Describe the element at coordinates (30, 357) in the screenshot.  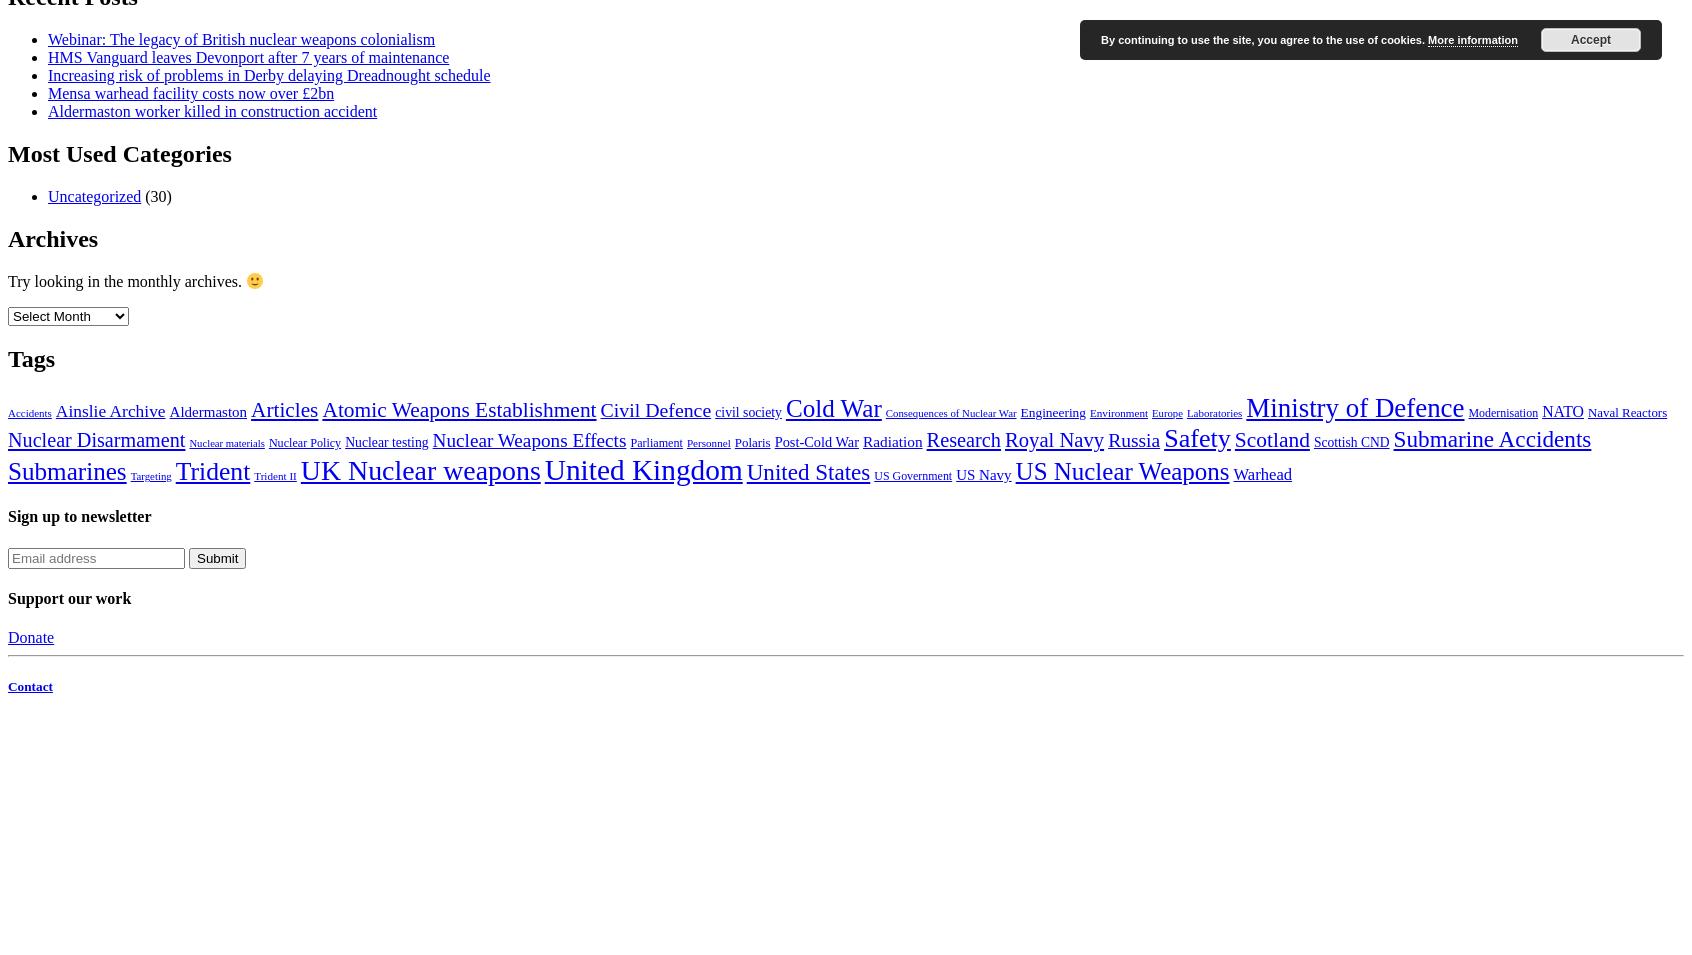
I see `'Tags'` at that location.